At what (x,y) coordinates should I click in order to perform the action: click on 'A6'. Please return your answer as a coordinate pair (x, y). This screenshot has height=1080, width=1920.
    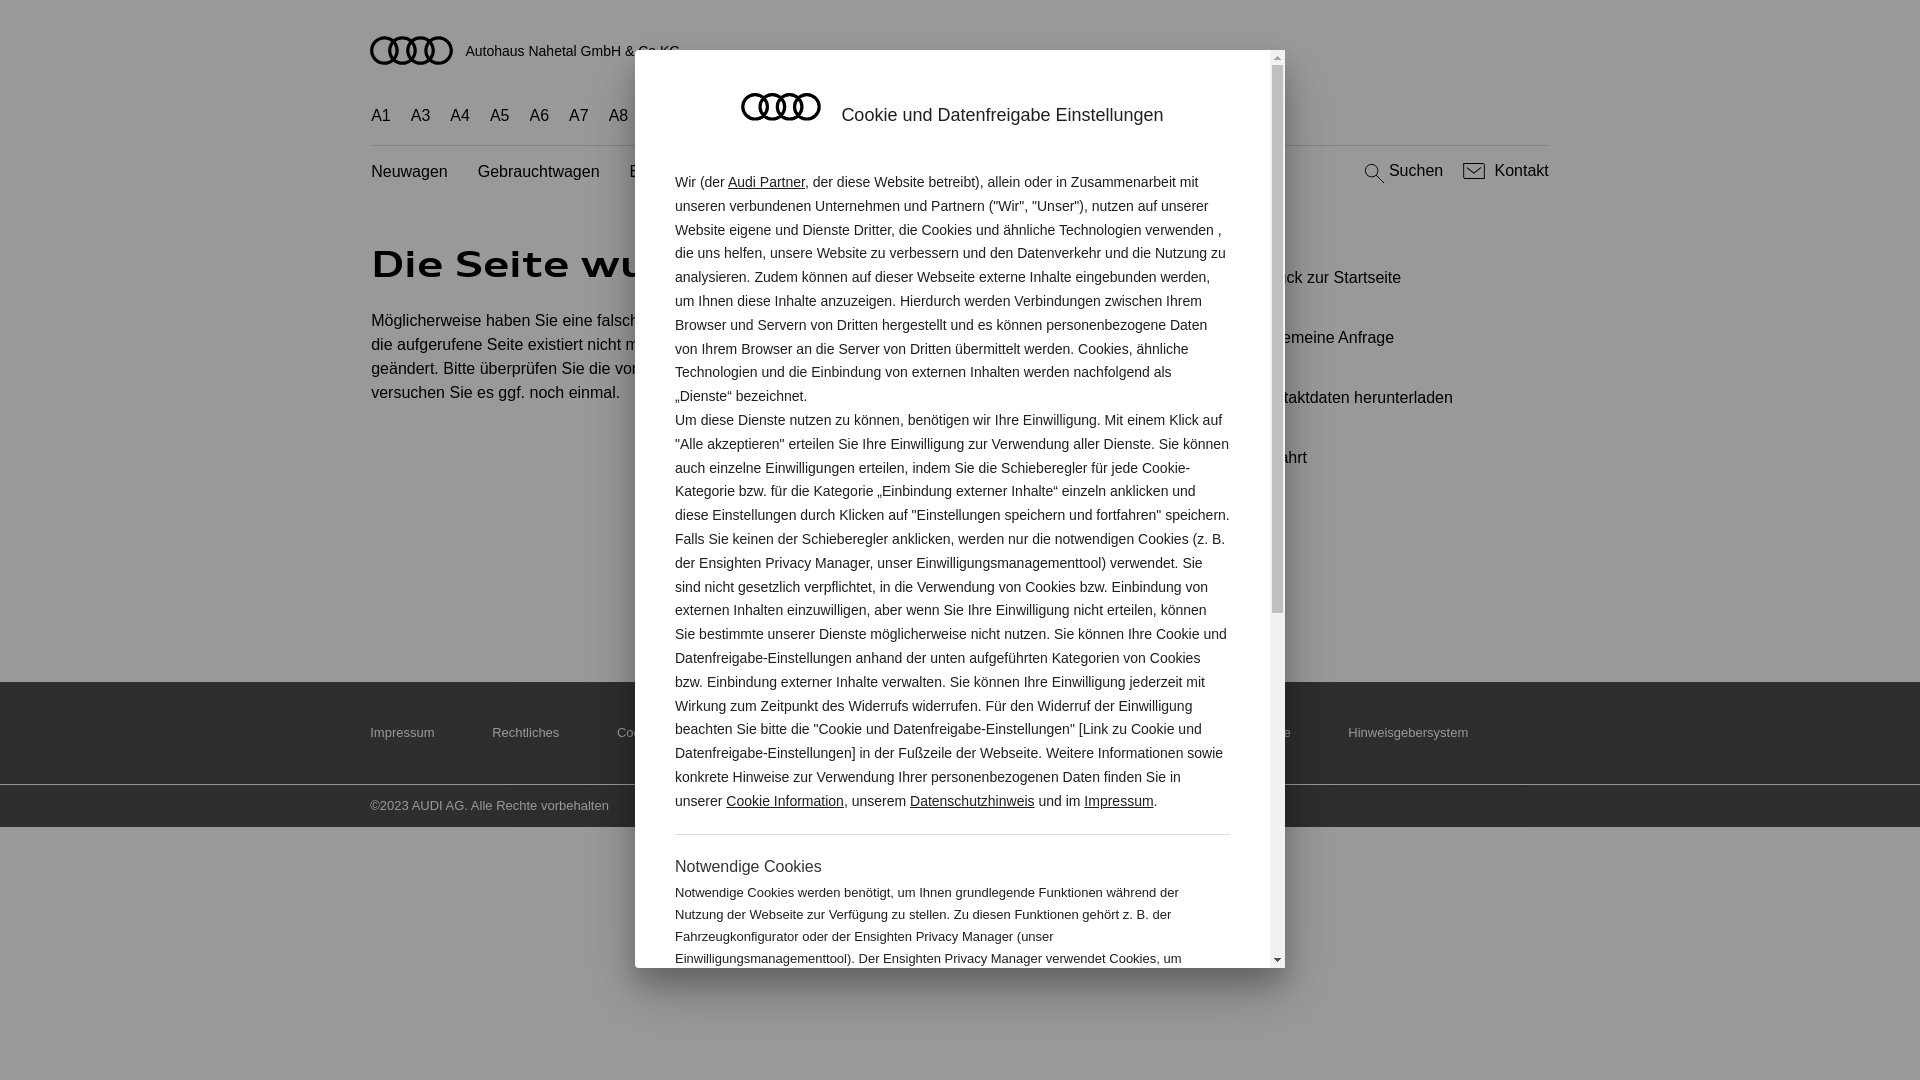
    Looking at the image, I should click on (539, 115).